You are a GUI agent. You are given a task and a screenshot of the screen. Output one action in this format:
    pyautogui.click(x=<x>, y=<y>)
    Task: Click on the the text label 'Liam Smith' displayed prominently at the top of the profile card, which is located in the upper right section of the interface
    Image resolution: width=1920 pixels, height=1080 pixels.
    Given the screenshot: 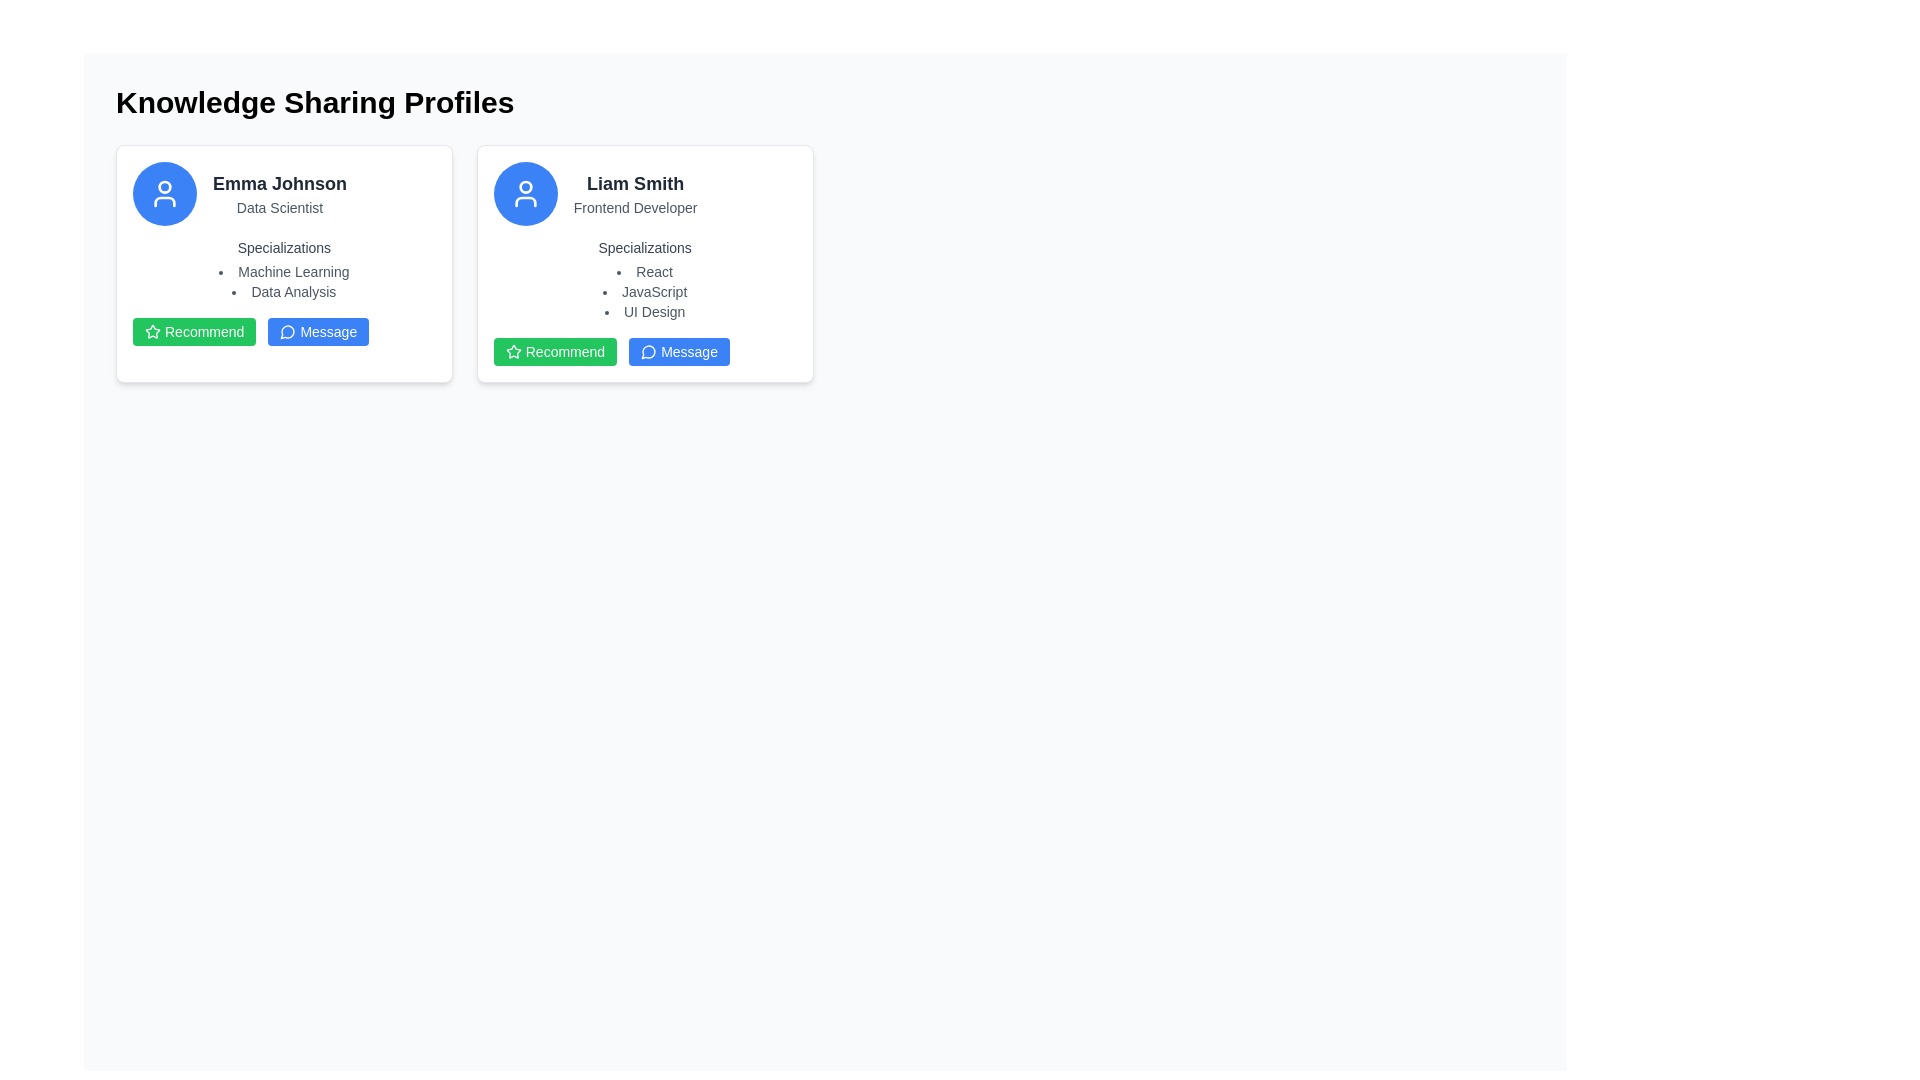 What is the action you would take?
    pyautogui.click(x=634, y=184)
    